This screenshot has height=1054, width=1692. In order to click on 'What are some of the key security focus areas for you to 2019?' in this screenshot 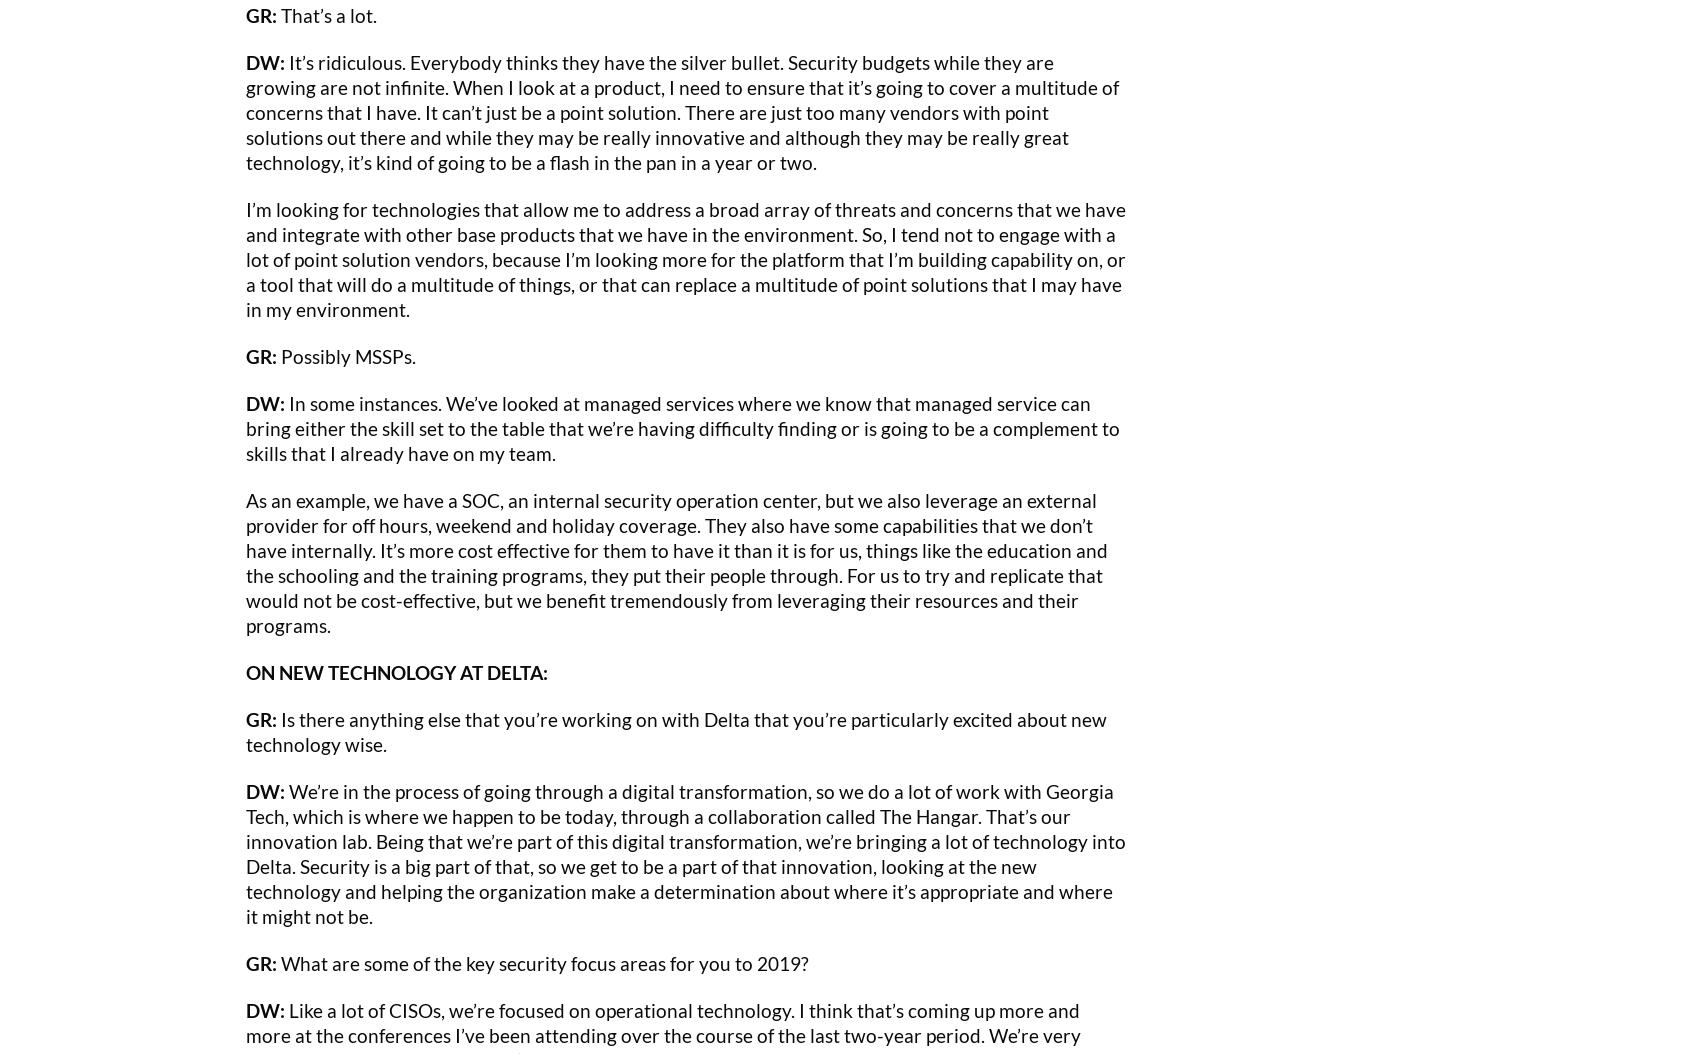, I will do `click(276, 962)`.